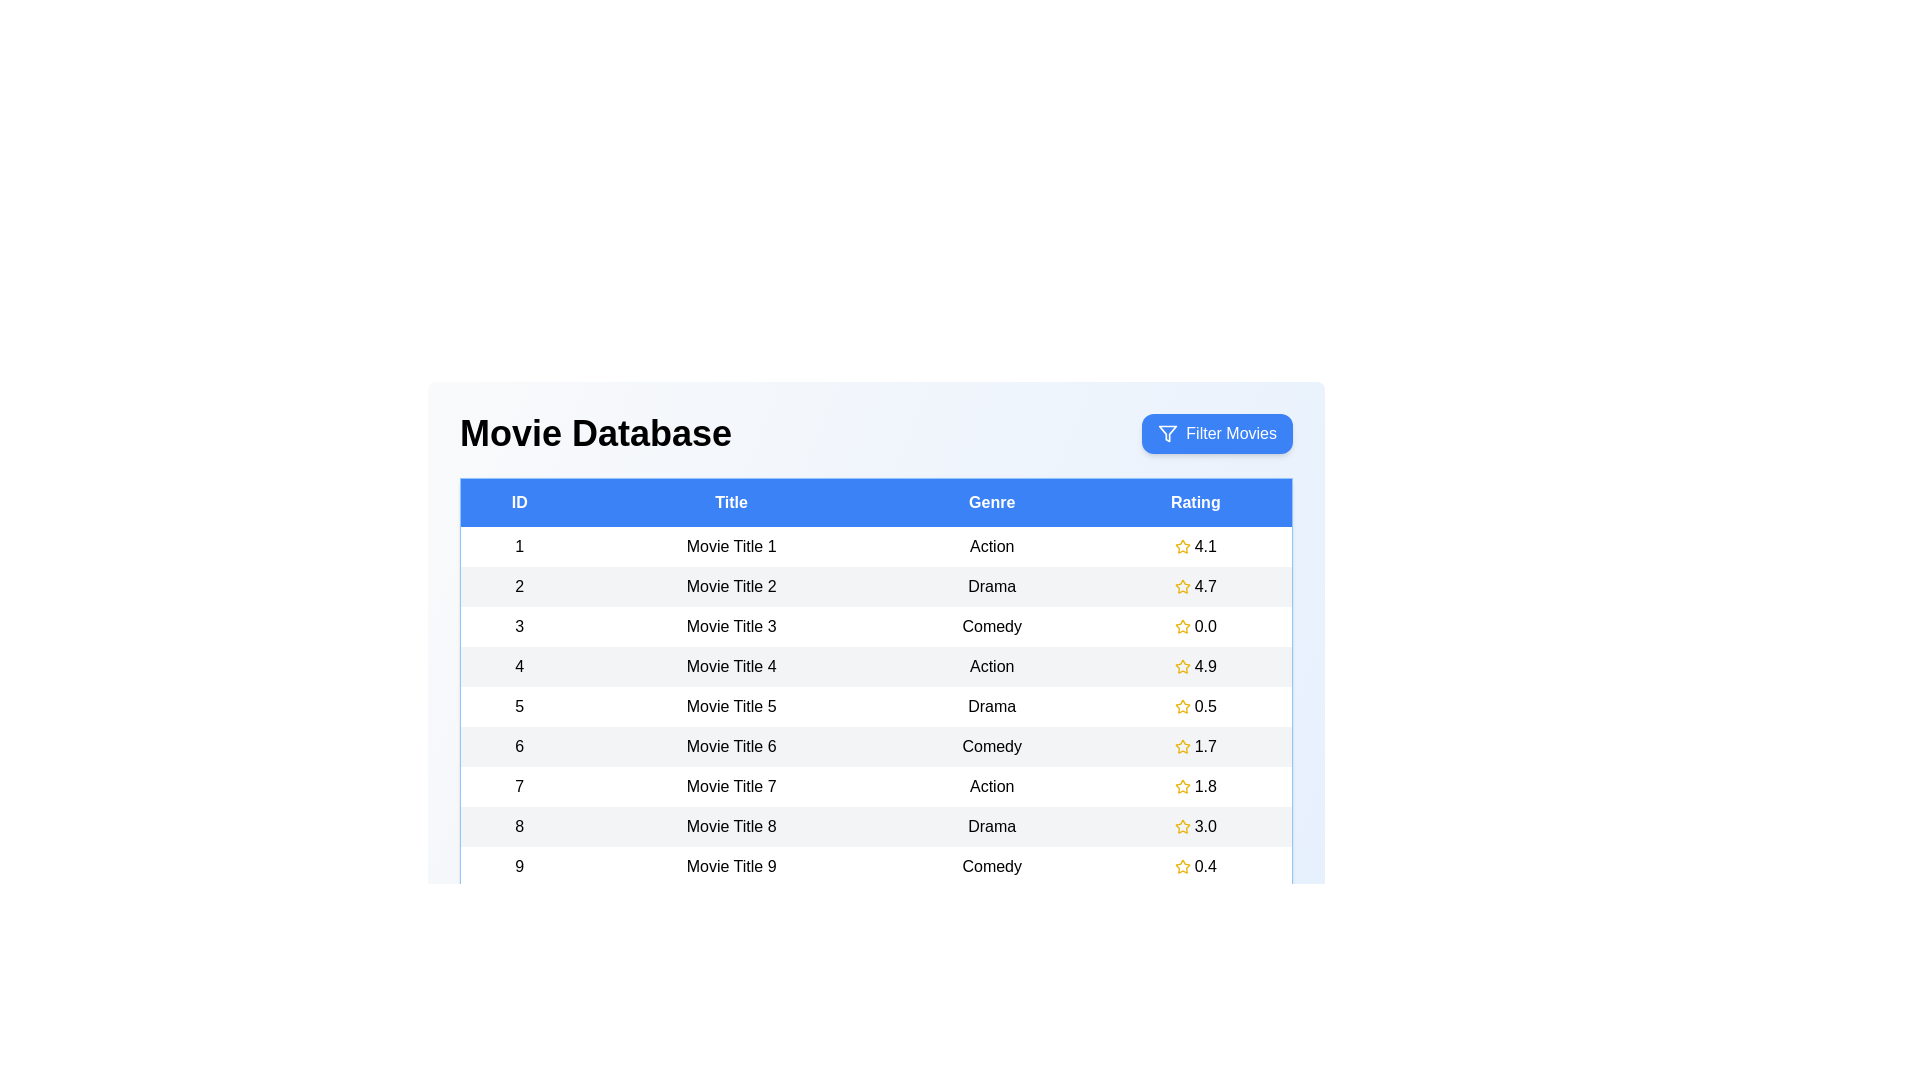 The height and width of the screenshot is (1080, 1920). Describe the element at coordinates (730, 501) in the screenshot. I see `the column header to sort the table by Title` at that location.